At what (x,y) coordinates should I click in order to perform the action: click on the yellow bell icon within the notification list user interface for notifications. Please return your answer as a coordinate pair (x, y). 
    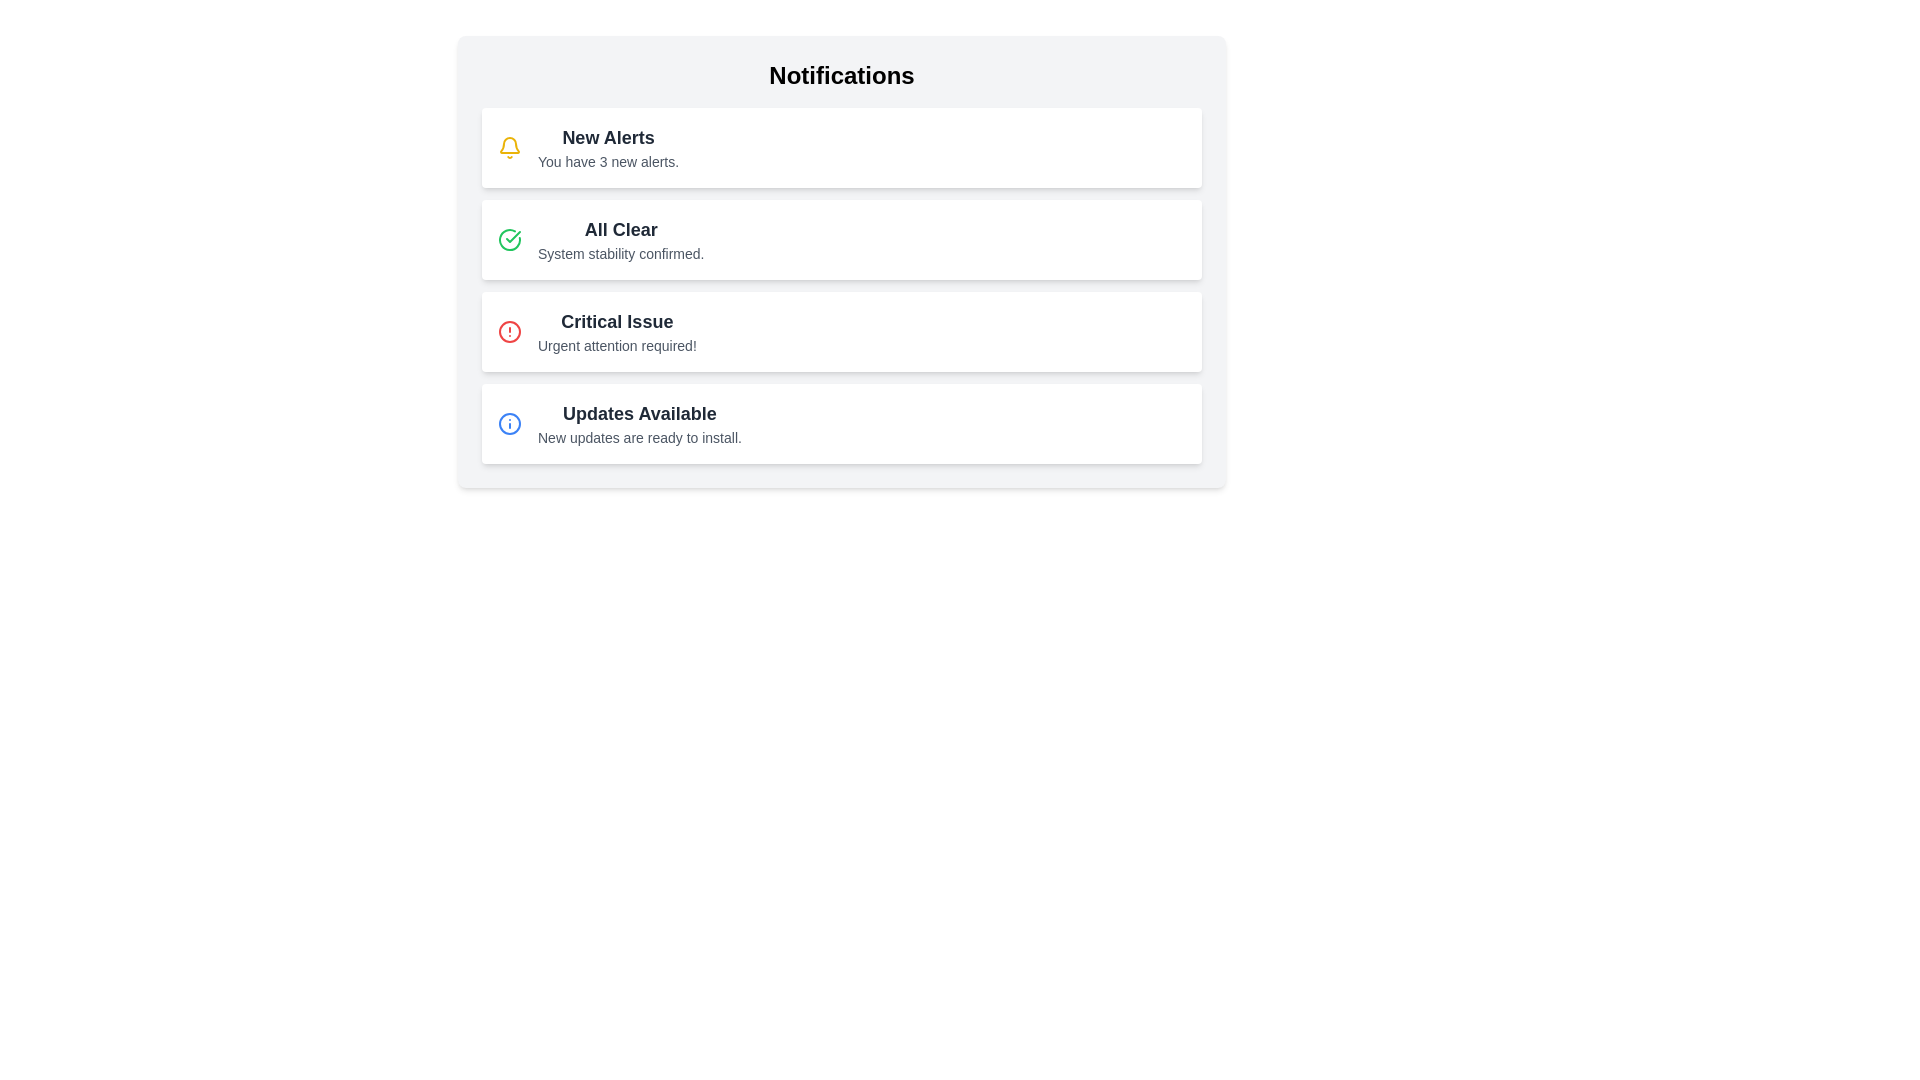
    Looking at the image, I should click on (509, 144).